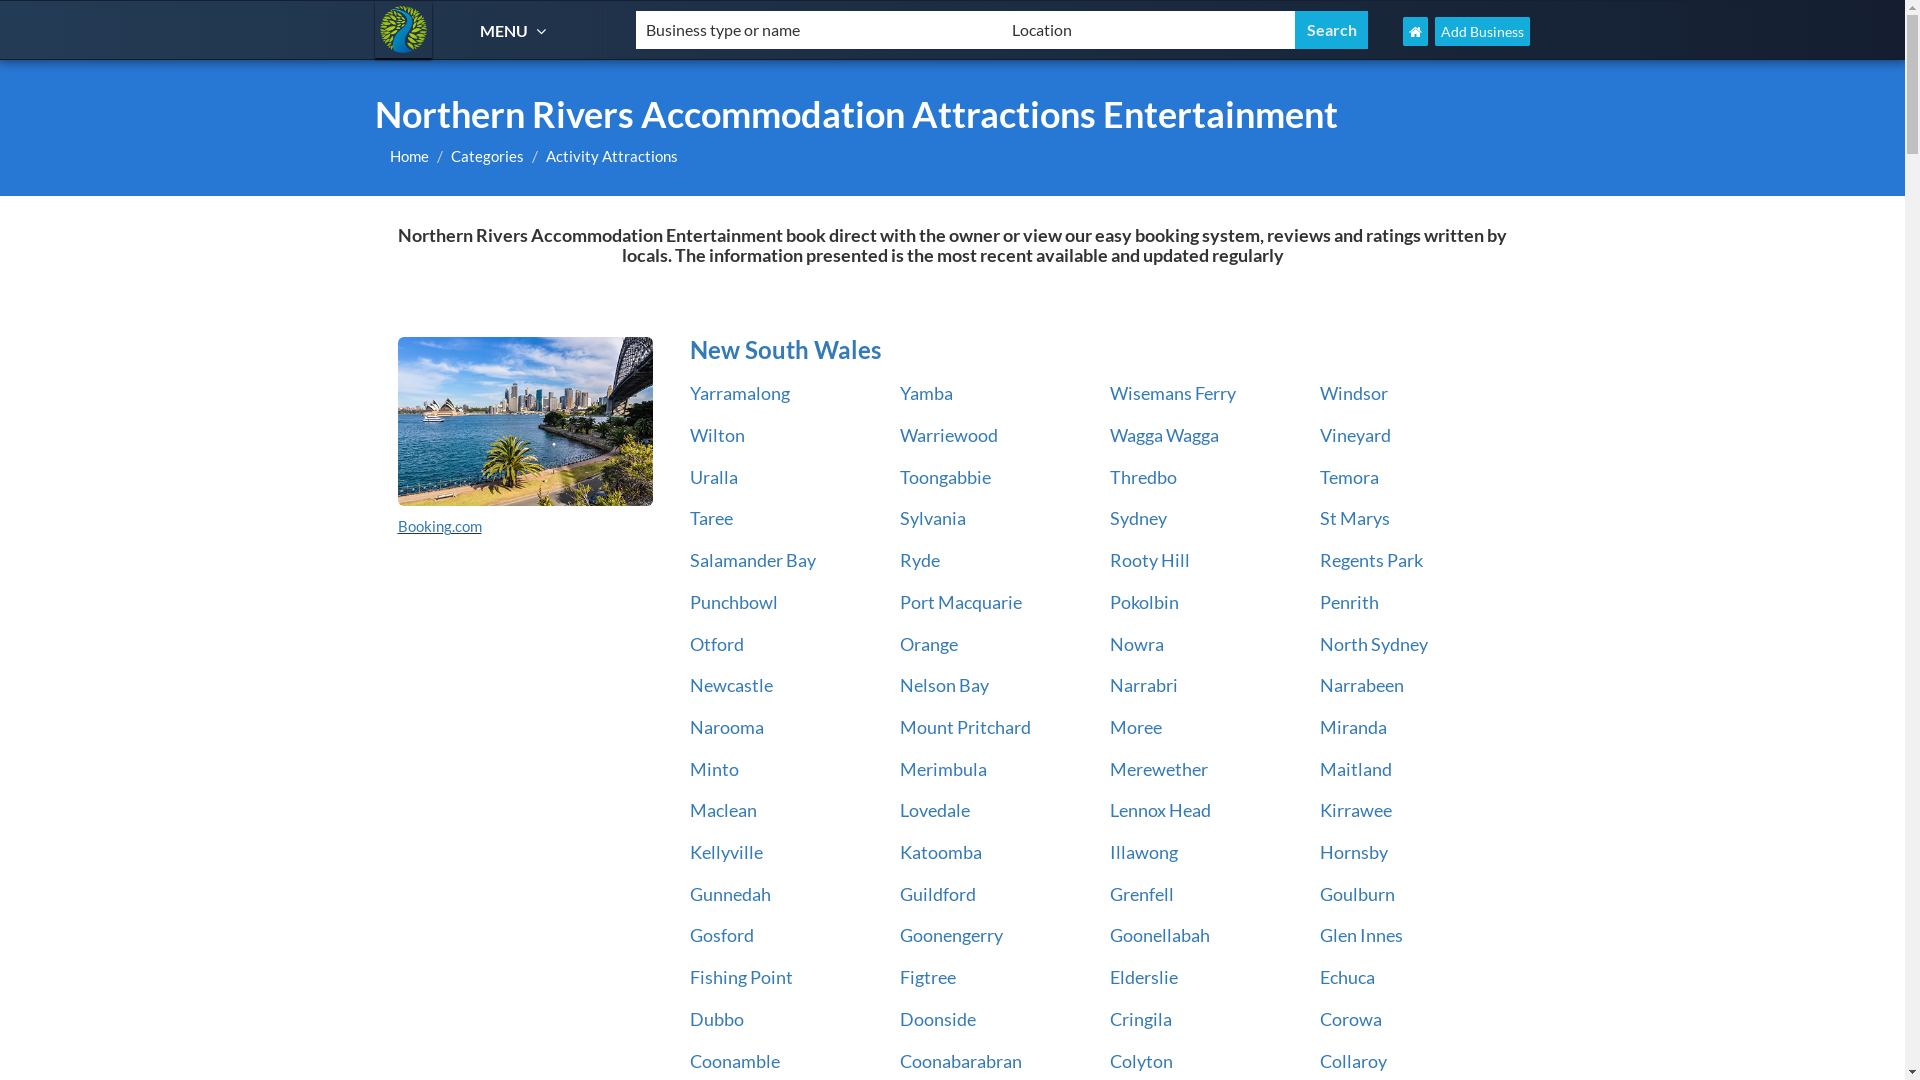 The image size is (1920, 1080). What do you see at coordinates (1143, 477) in the screenshot?
I see `'Thredbo'` at bounding box center [1143, 477].